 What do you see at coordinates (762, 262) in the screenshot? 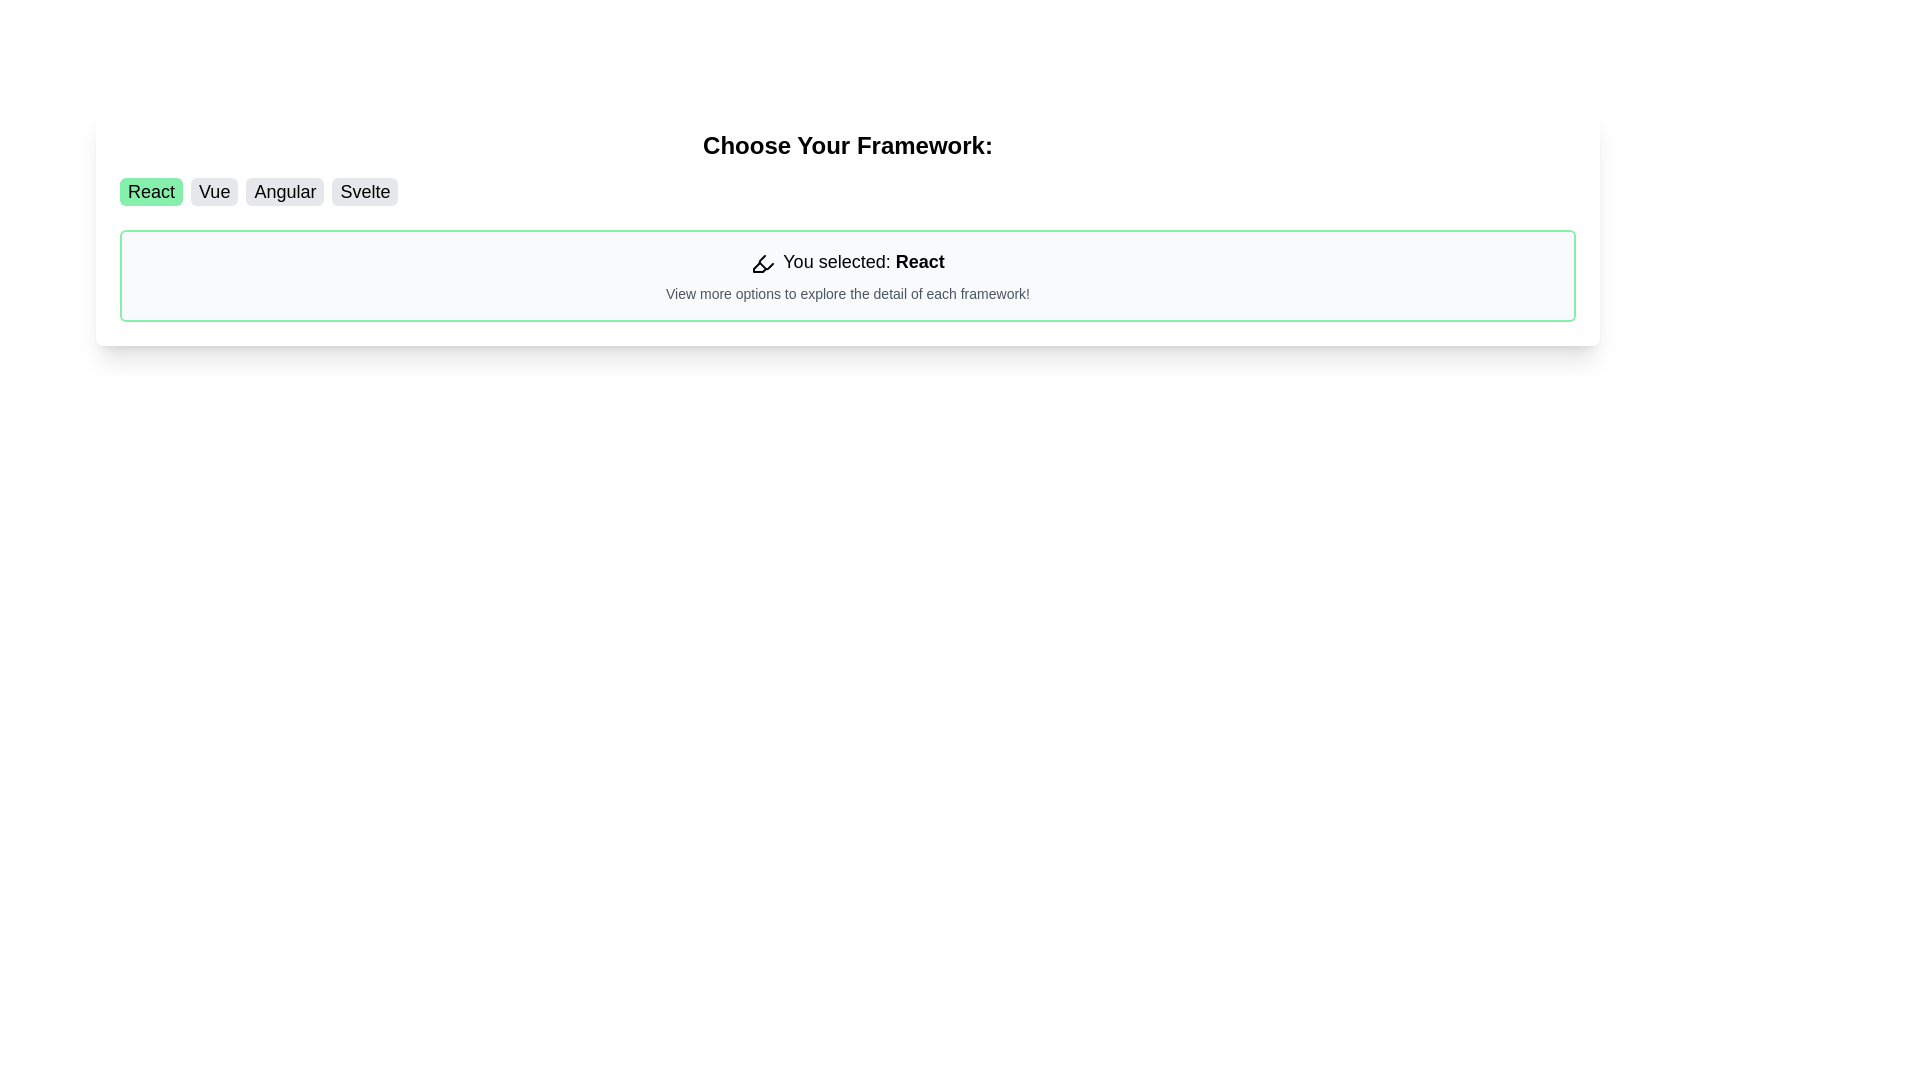
I see `the highlighter pen icon located to the left of the text 'You selected: React' within the green-bordered section below the 'Choose Your Framework:' header` at bounding box center [762, 262].